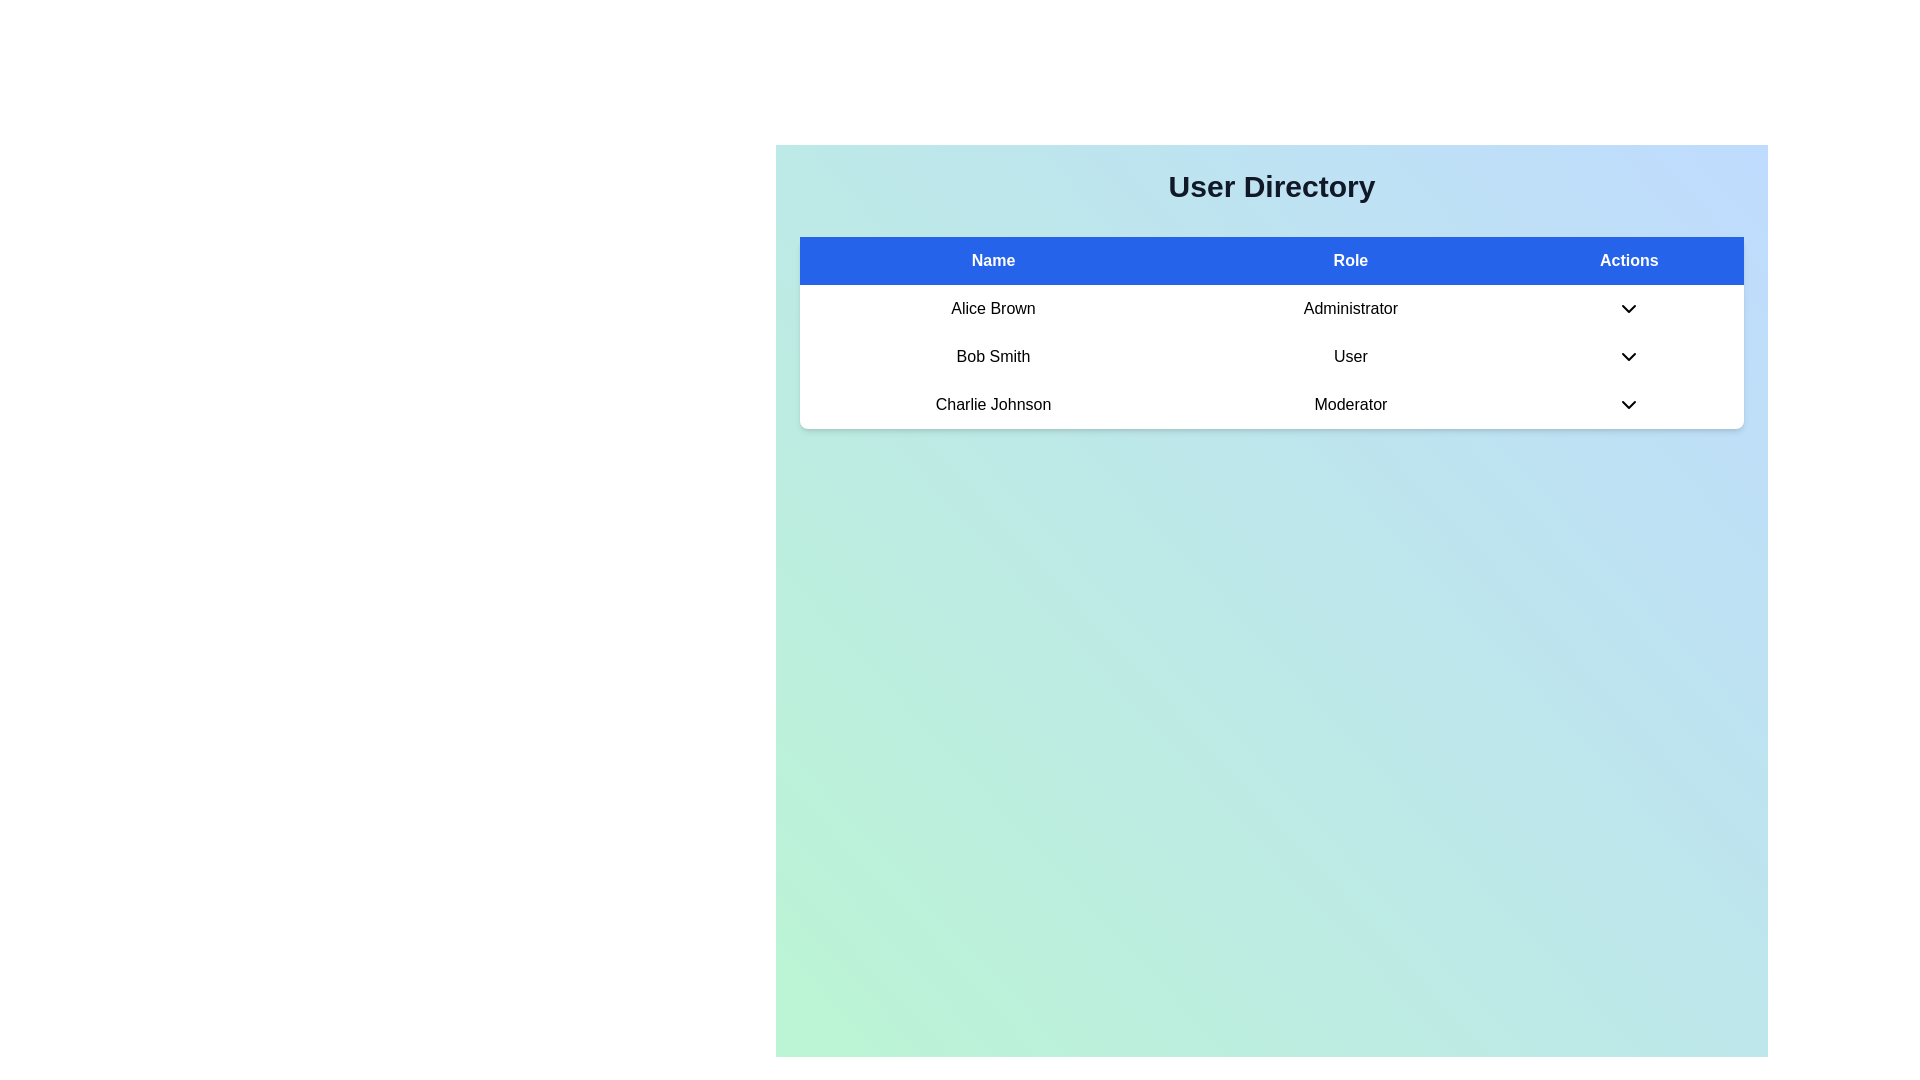 Image resolution: width=1920 pixels, height=1080 pixels. Describe the element at coordinates (1350, 356) in the screenshot. I see `the text label indicating 'User' for the user 'Bob Smith' in the Role column of the user table, which is positioned in the second row` at that location.